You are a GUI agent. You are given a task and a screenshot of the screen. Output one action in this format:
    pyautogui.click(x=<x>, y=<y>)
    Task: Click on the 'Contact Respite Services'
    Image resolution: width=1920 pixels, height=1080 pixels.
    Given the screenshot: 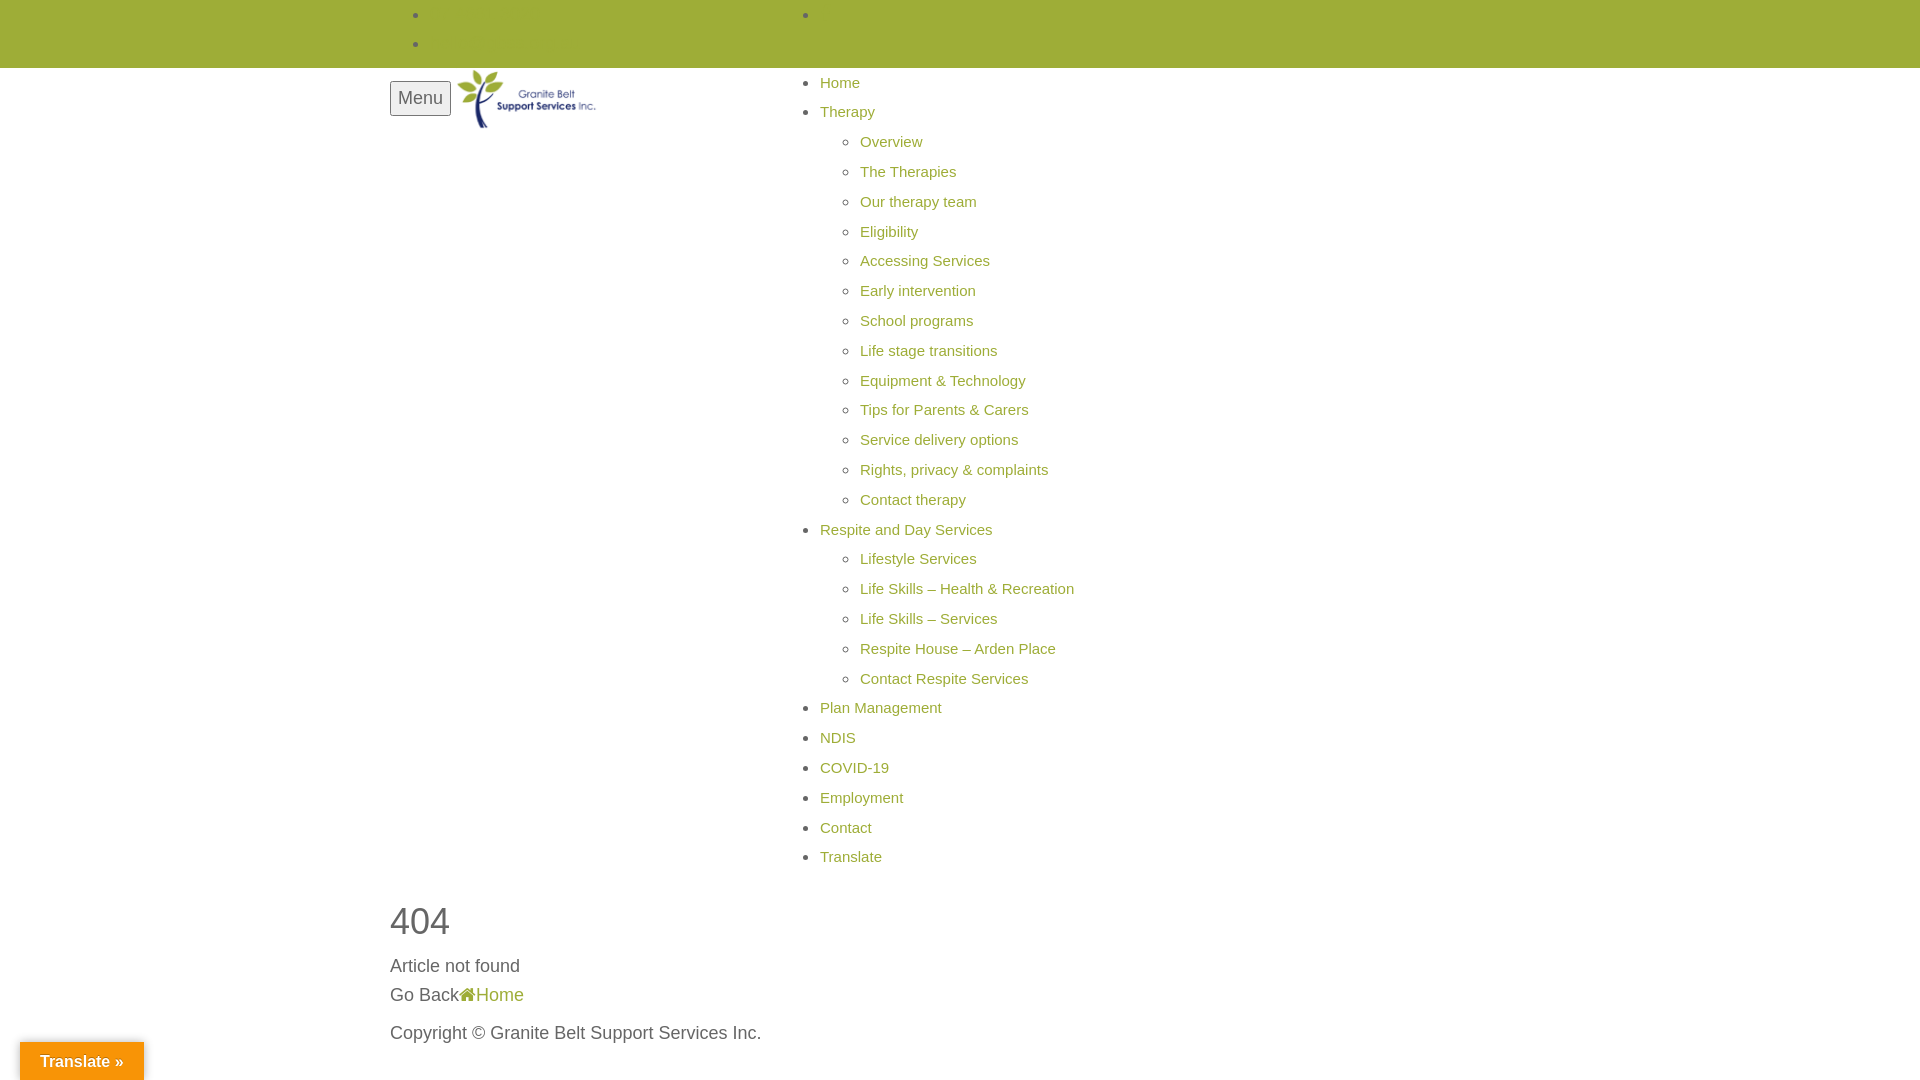 What is the action you would take?
    pyautogui.click(x=943, y=677)
    